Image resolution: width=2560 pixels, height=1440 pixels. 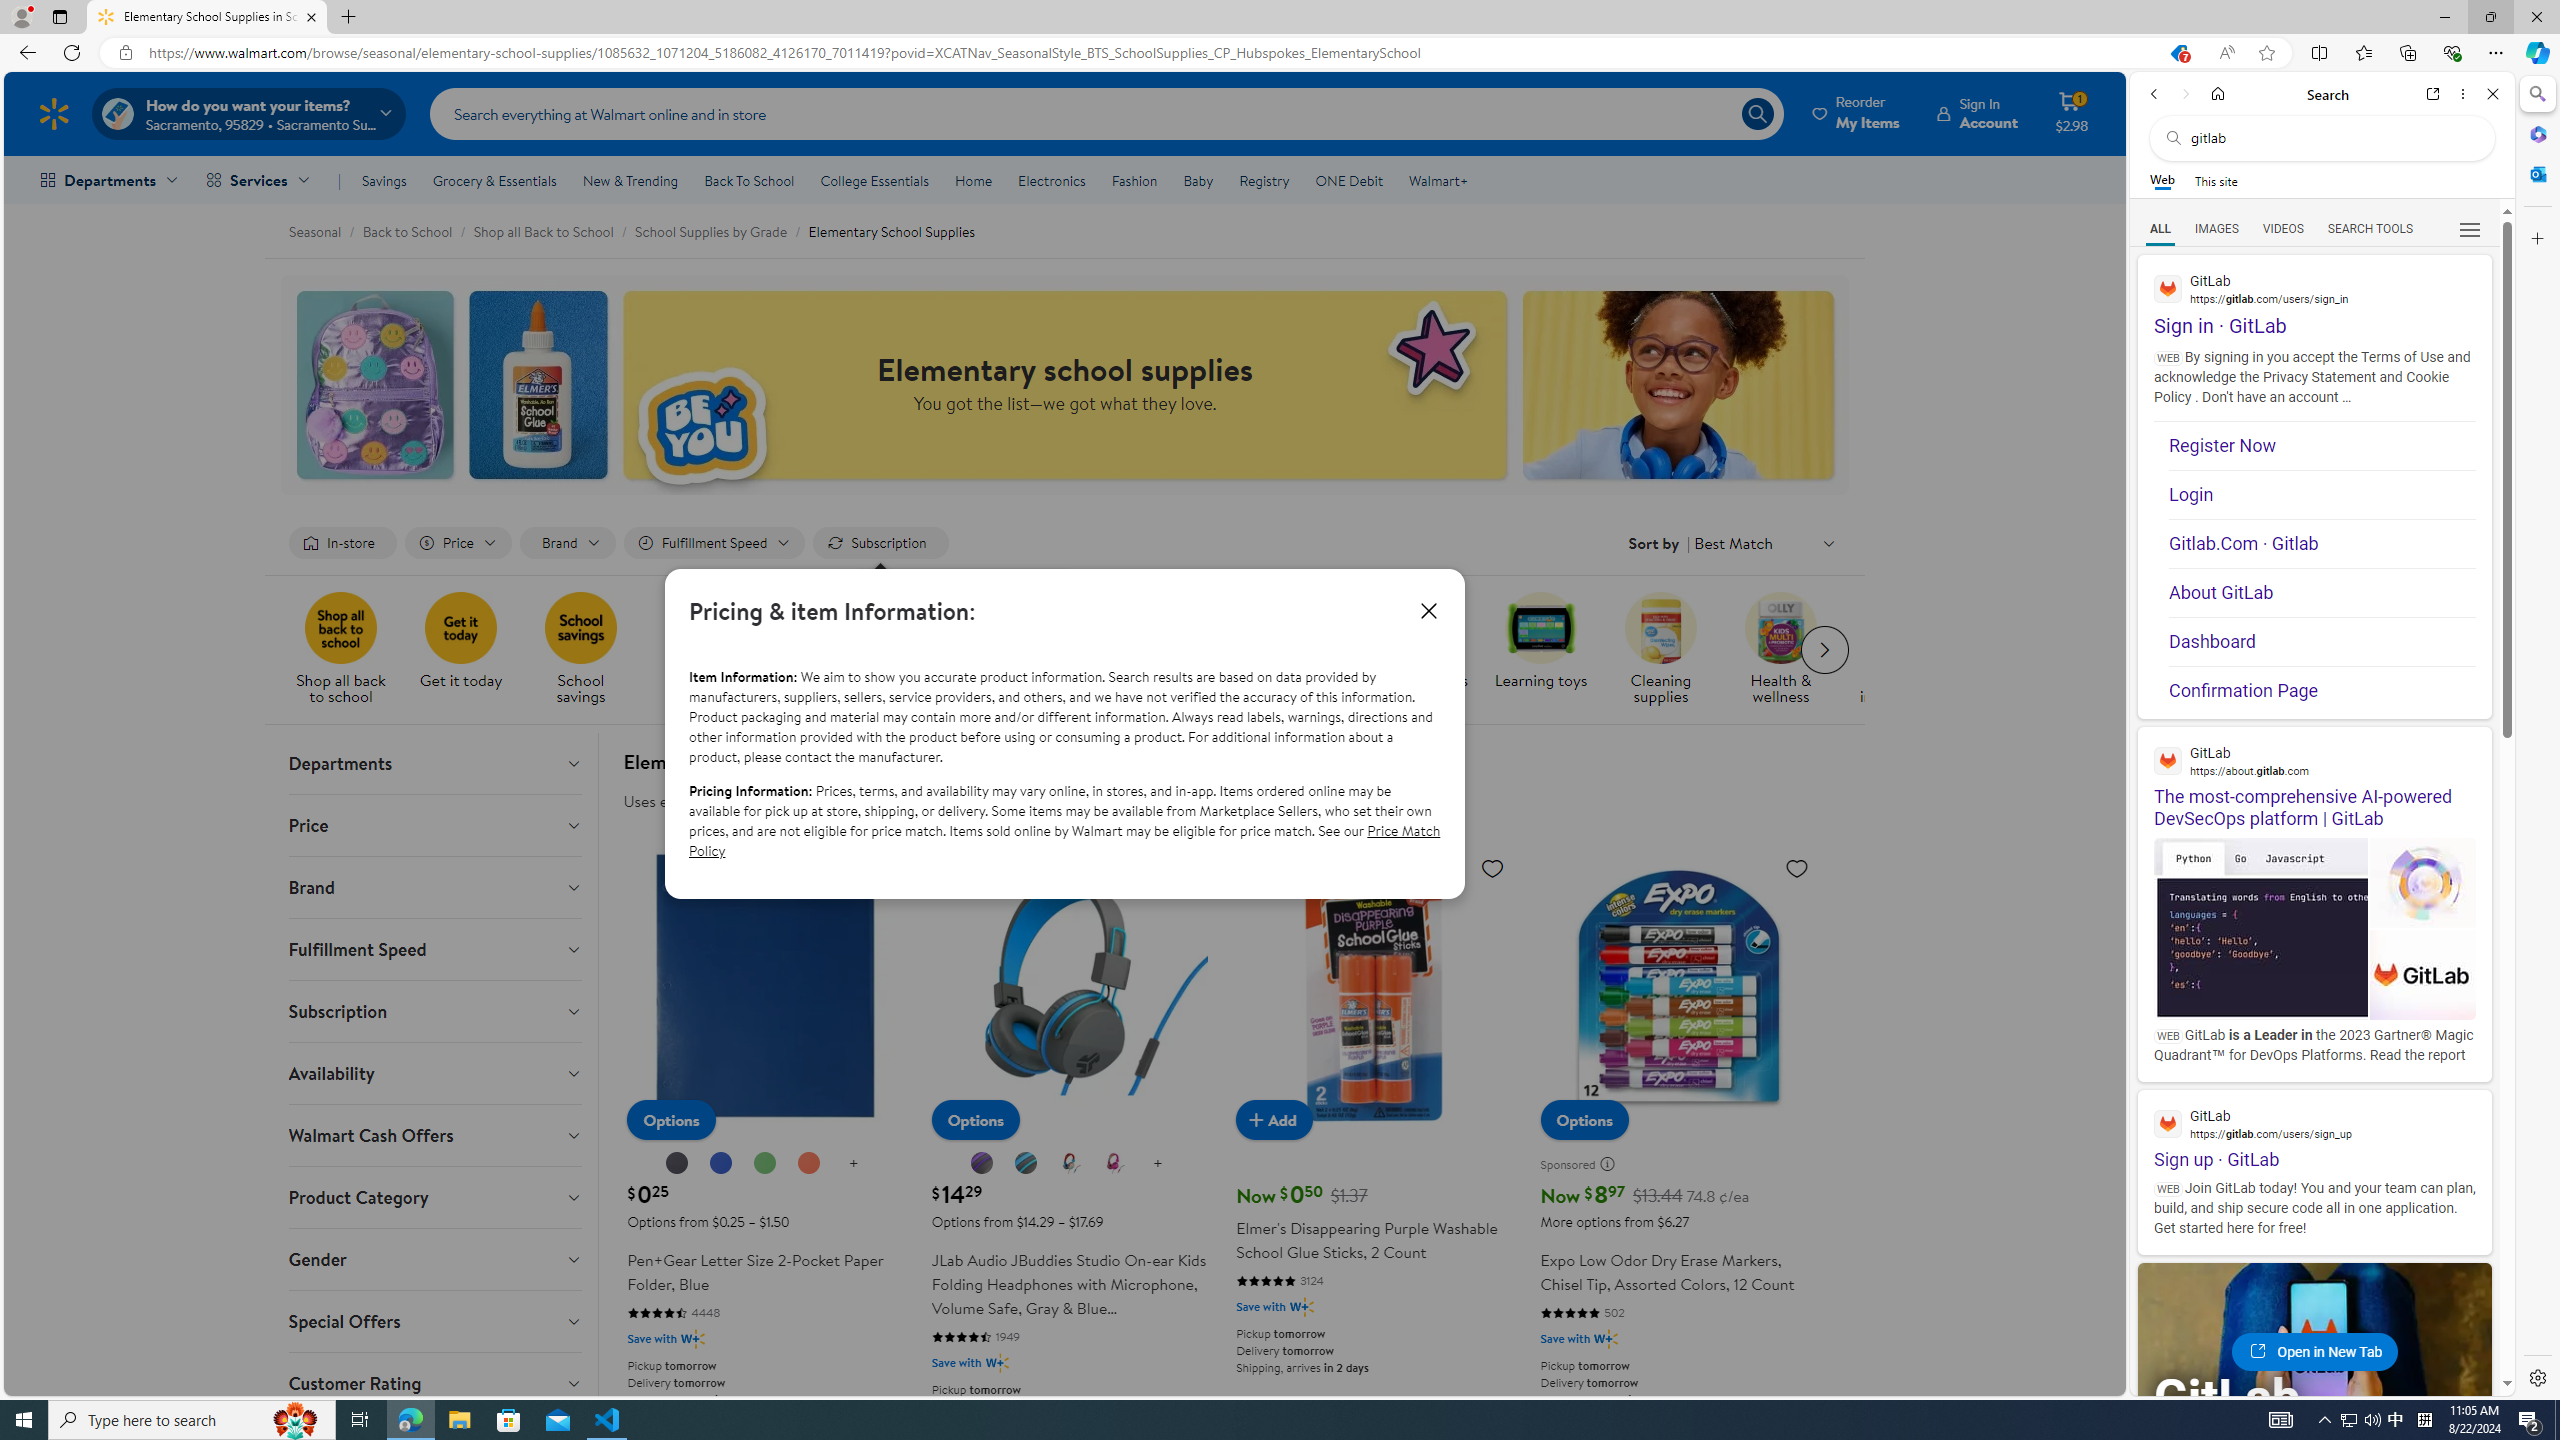 I want to click on 'Search Filter, Search Tools', so click(x=2369, y=227).